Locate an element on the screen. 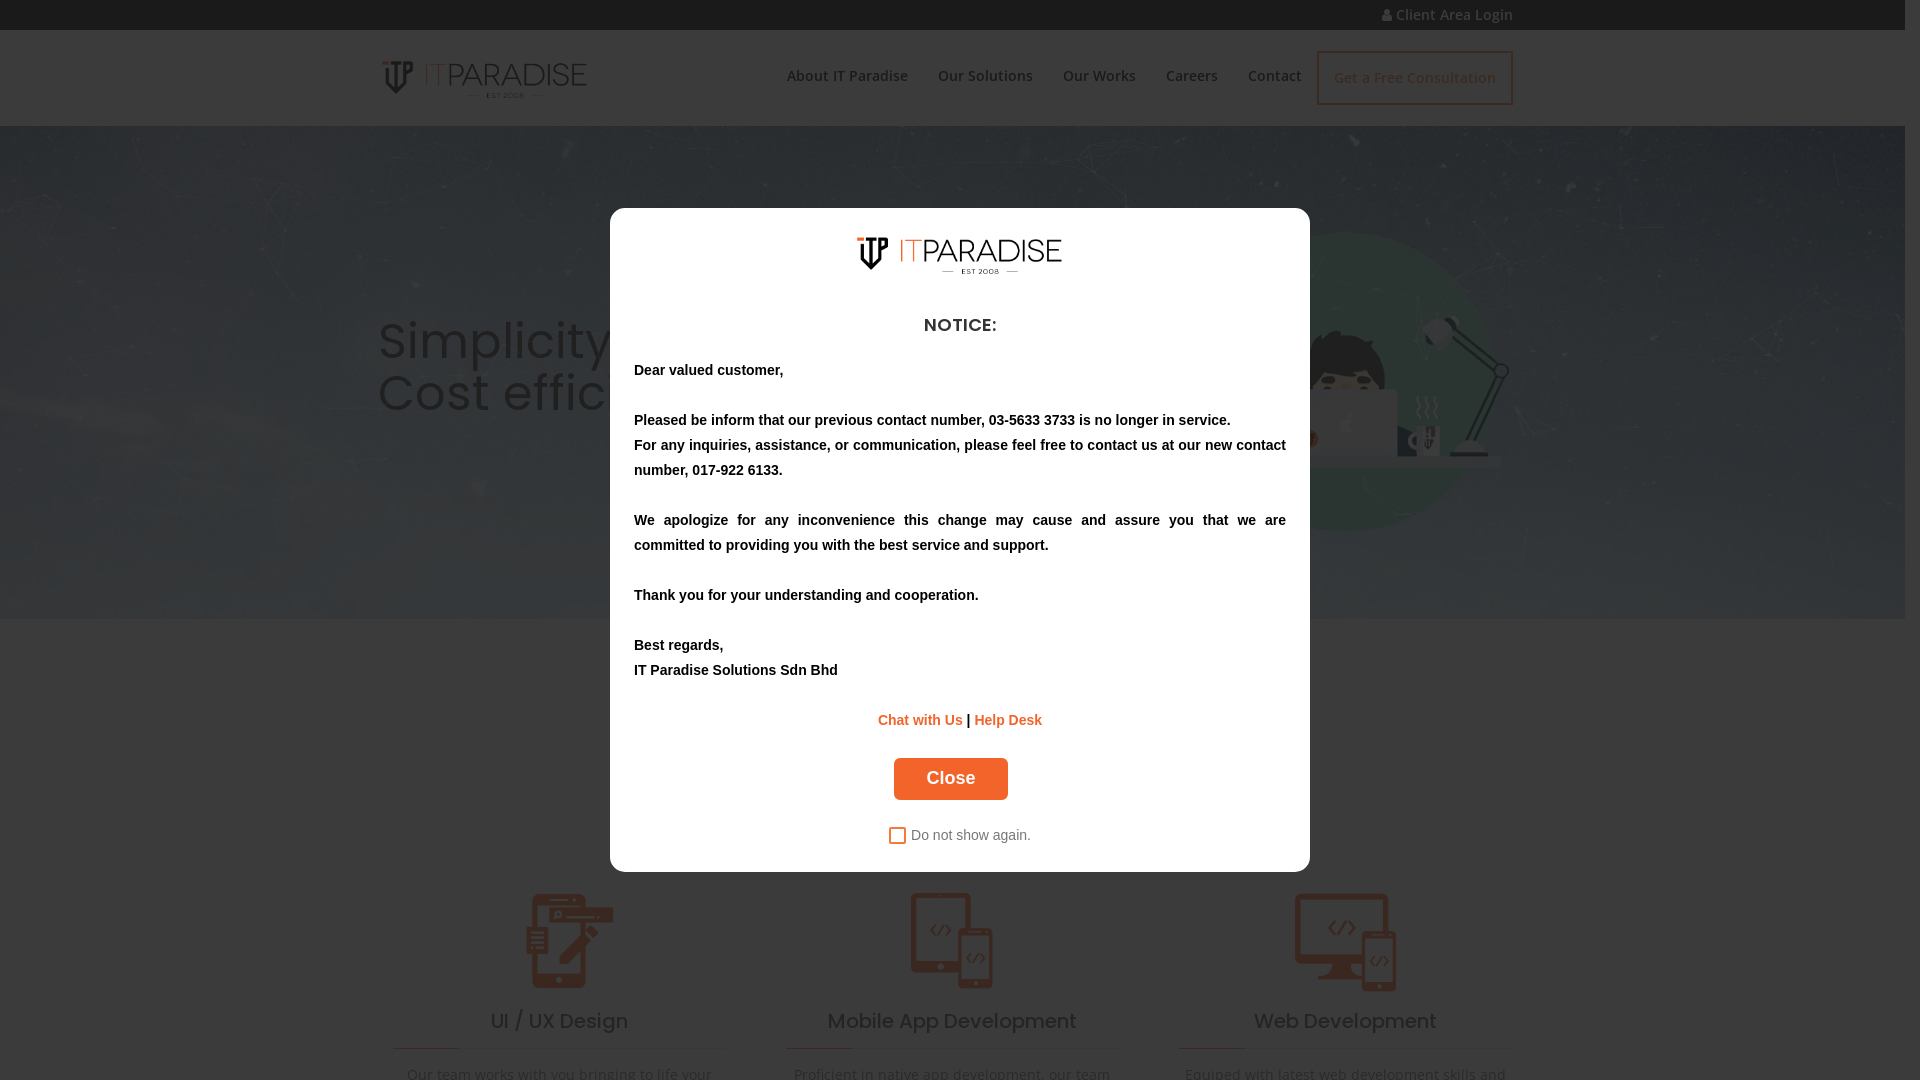 The image size is (1920, 1080). 'Close' is located at coordinates (949, 778).